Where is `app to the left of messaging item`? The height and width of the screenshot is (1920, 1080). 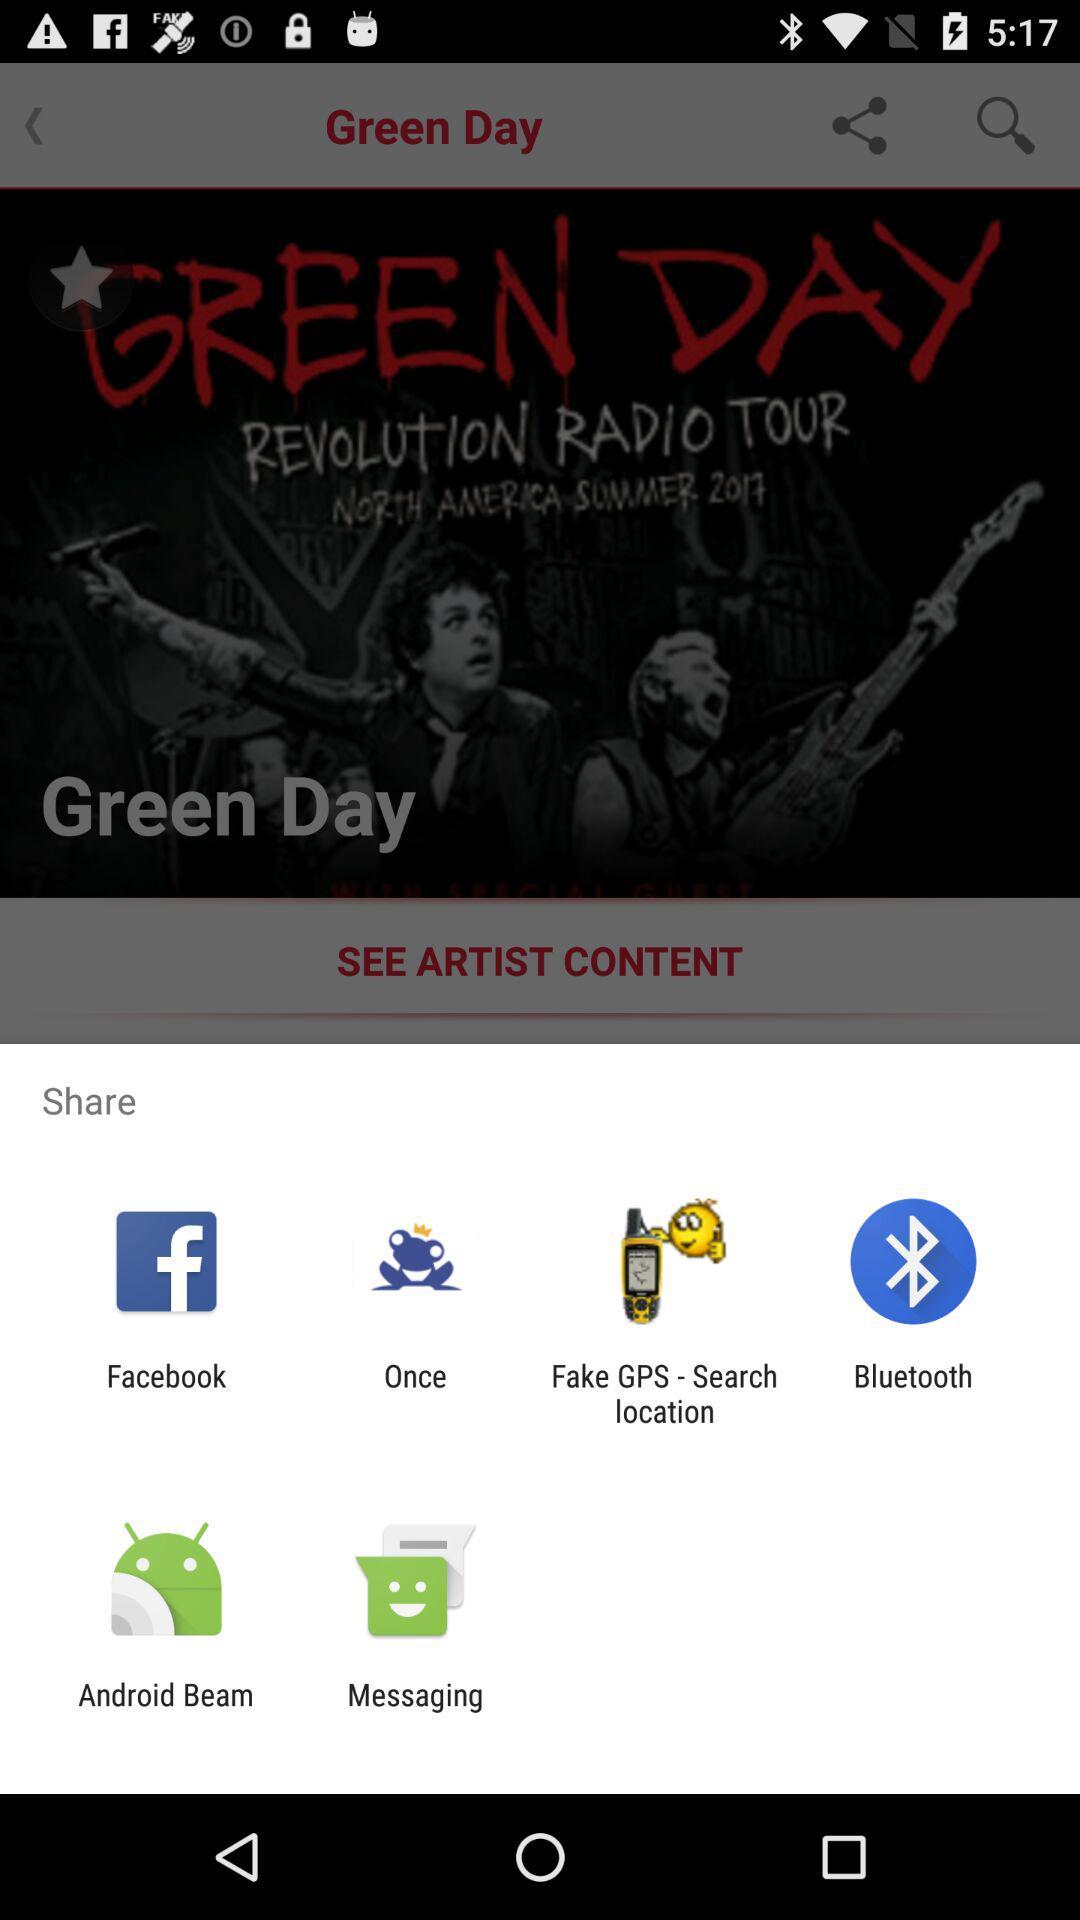
app to the left of messaging item is located at coordinates (165, 1711).